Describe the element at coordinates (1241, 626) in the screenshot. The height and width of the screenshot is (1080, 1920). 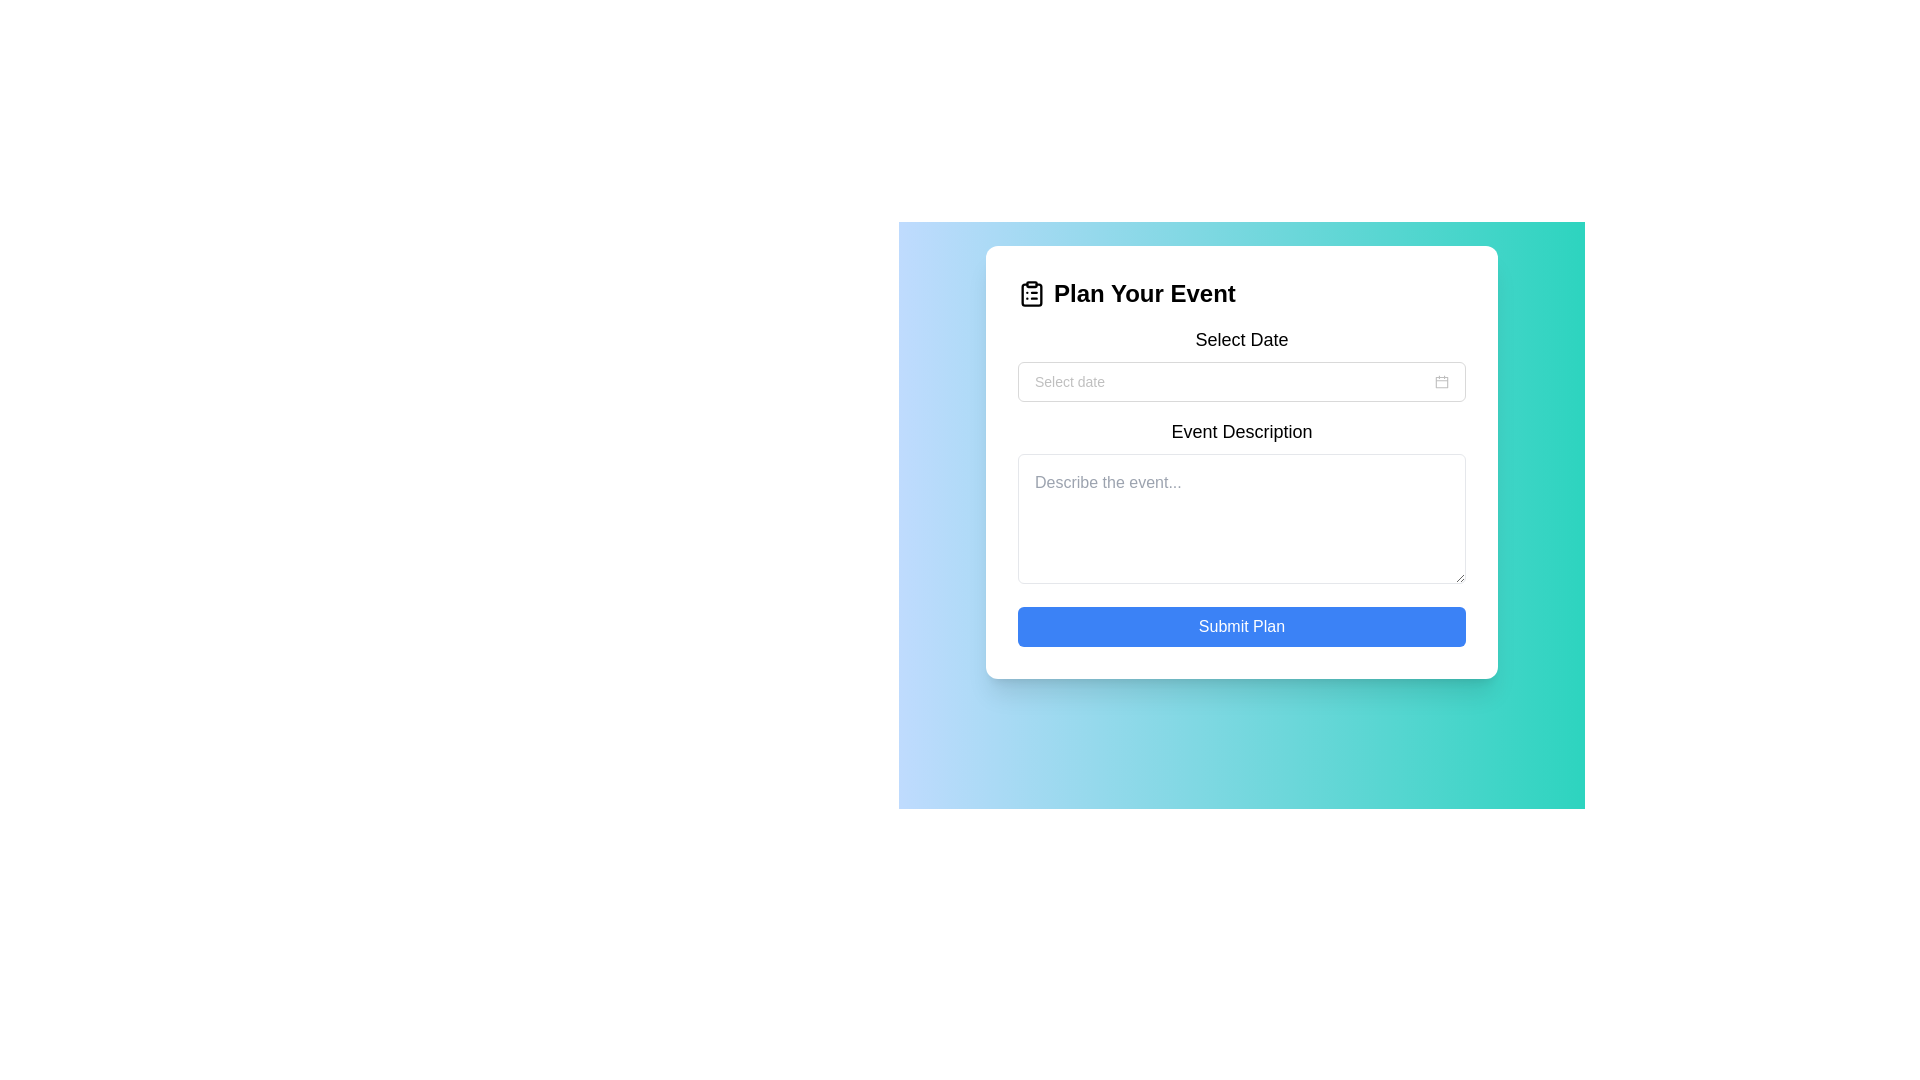
I see `the submit button located at the bottom of the 'Plan Your Event' card` at that location.